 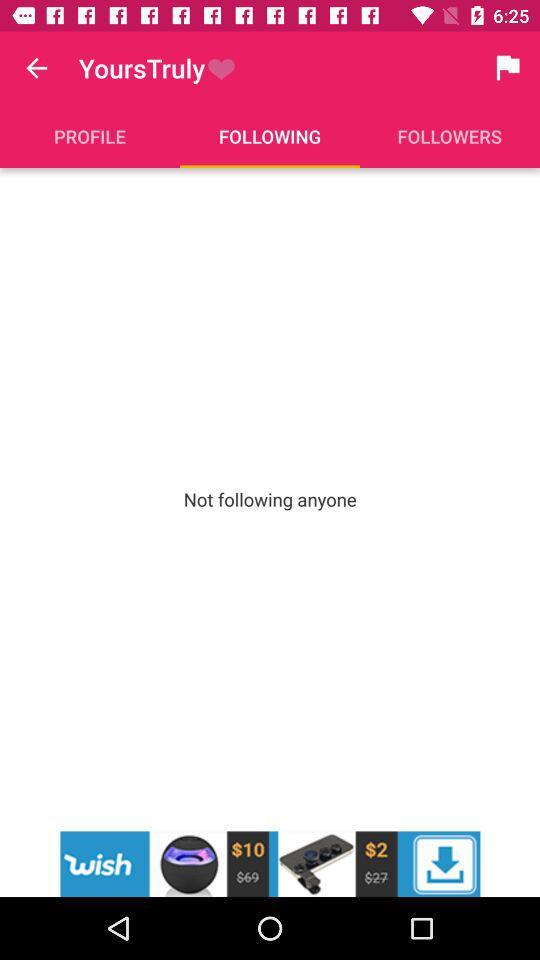 What do you see at coordinates (270, 863) in the screenshot?
I see `wish advertisement` at bounding box center [270, 863].